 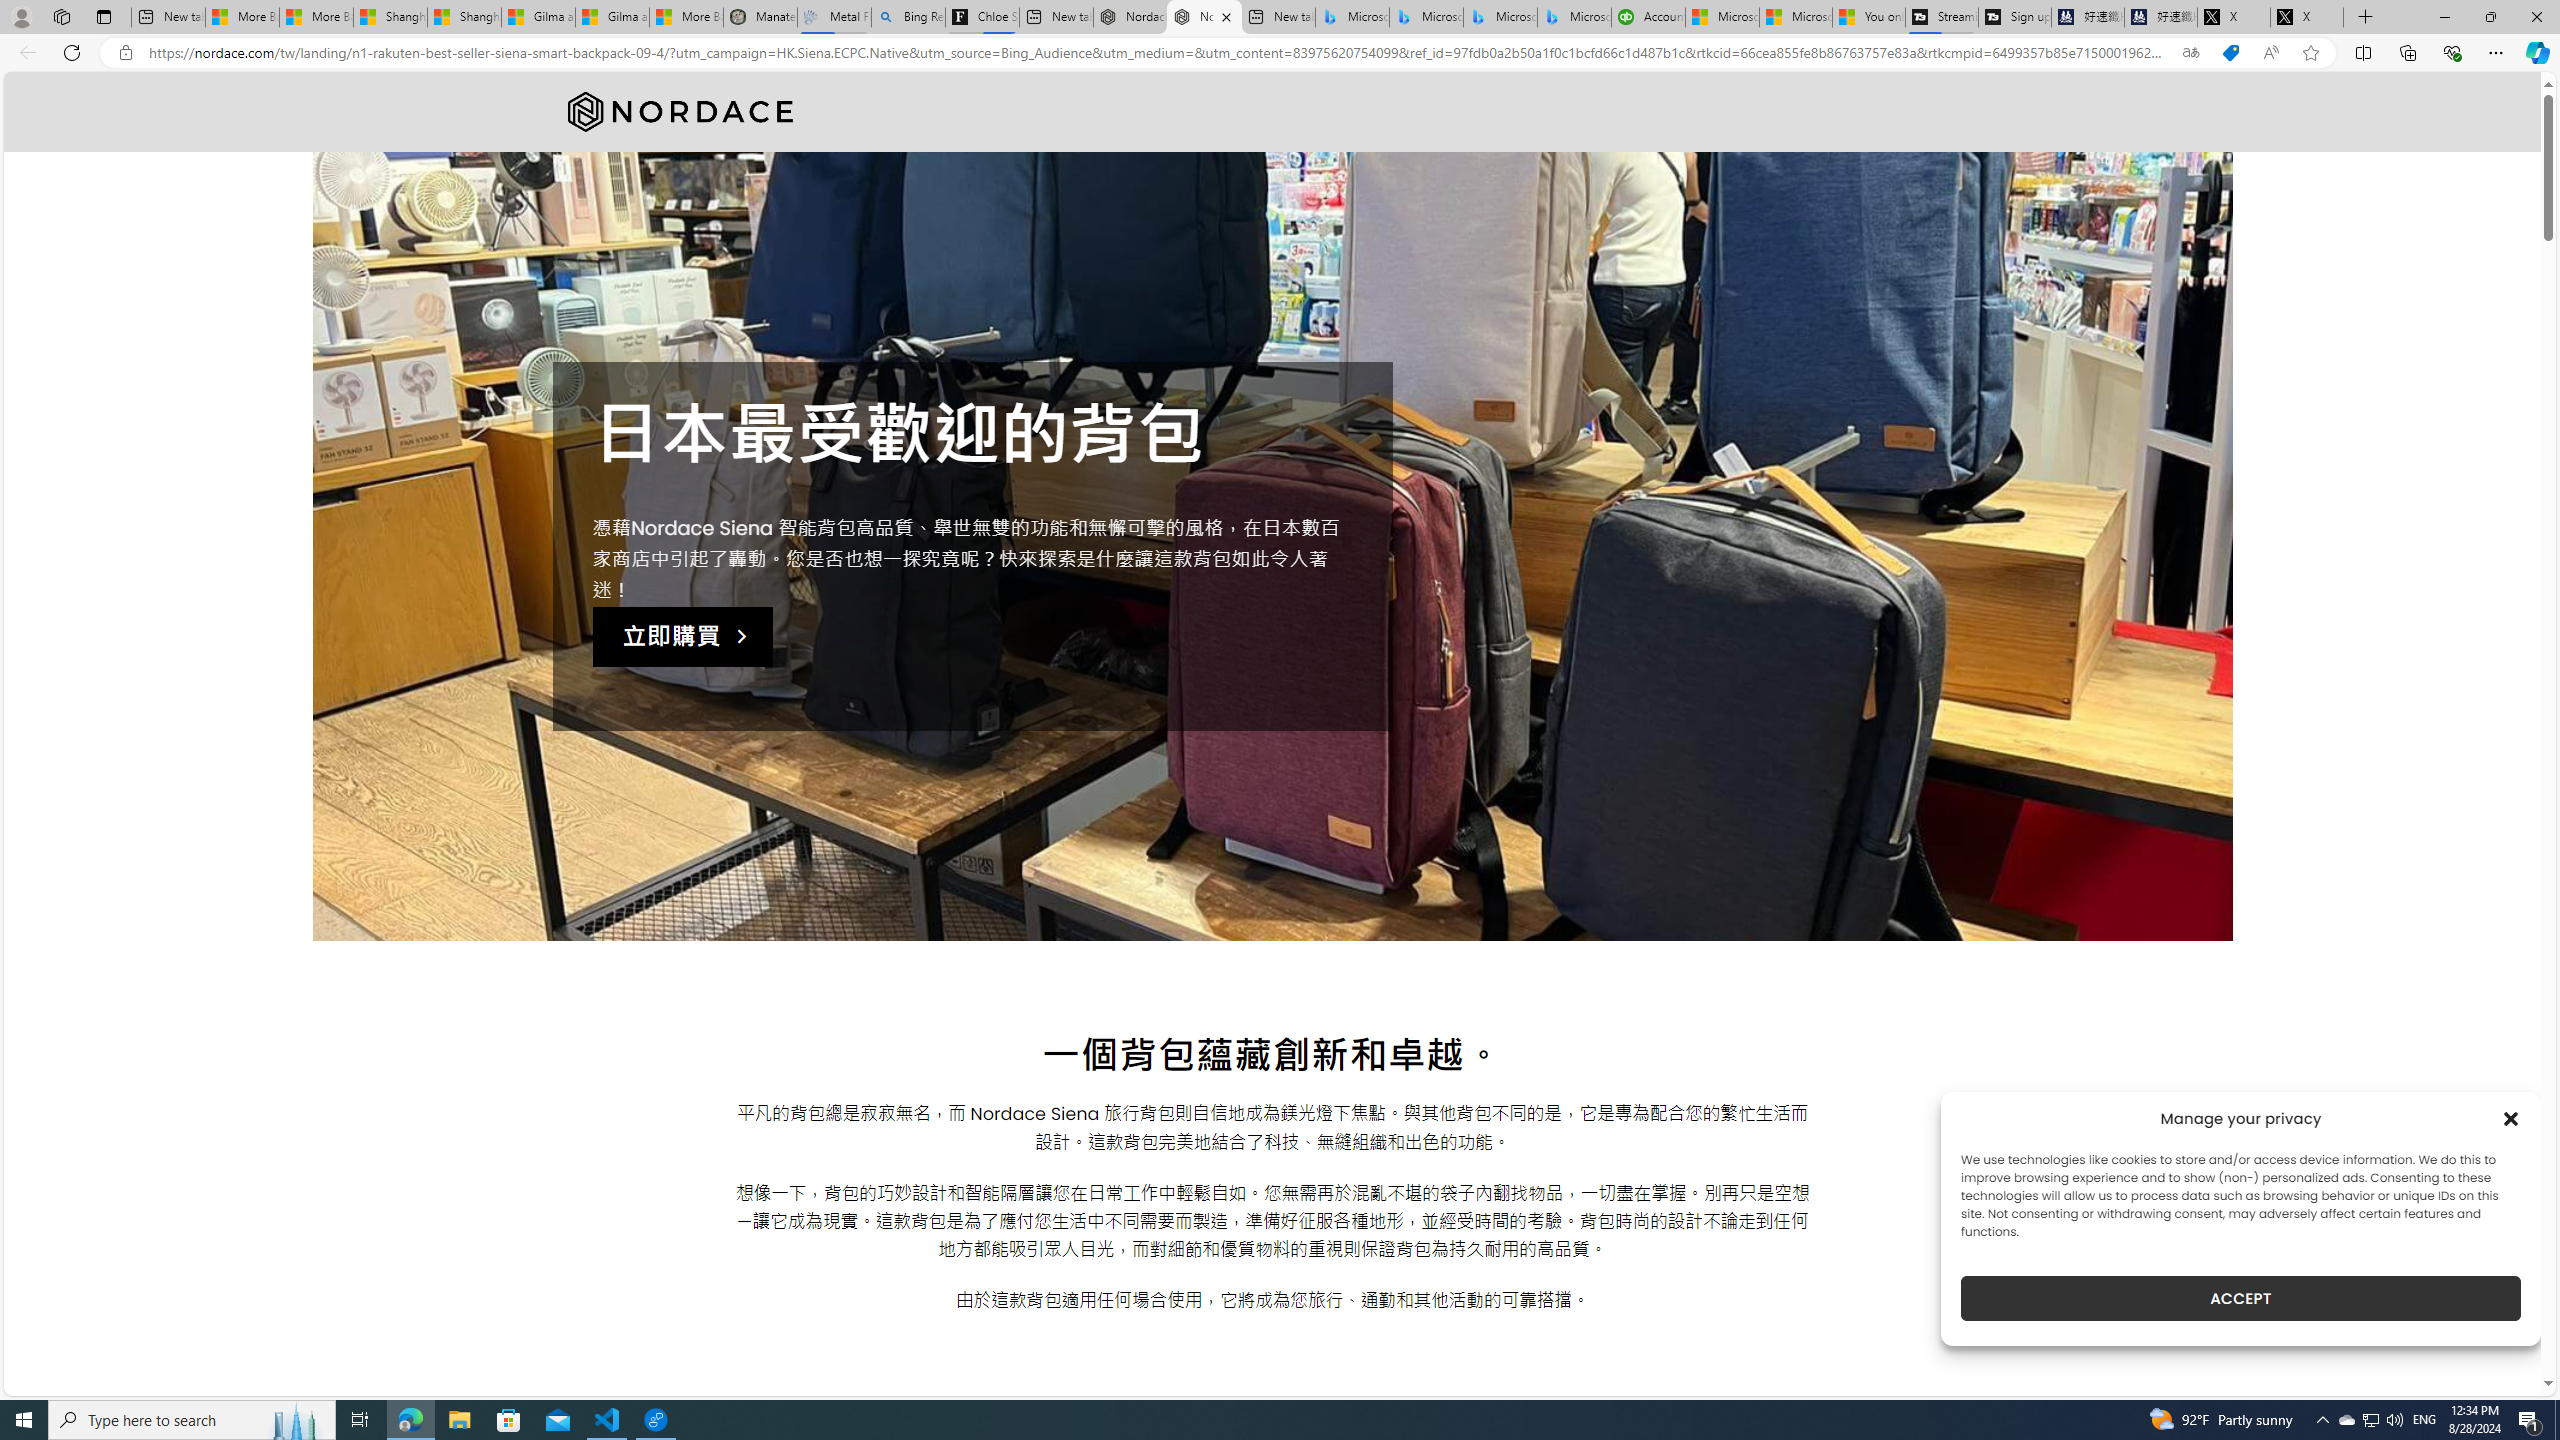 What do you see at coordinates (2443, 16) in the screenshot?
I see `'Minimize'` at bounding box center [2443, 16].